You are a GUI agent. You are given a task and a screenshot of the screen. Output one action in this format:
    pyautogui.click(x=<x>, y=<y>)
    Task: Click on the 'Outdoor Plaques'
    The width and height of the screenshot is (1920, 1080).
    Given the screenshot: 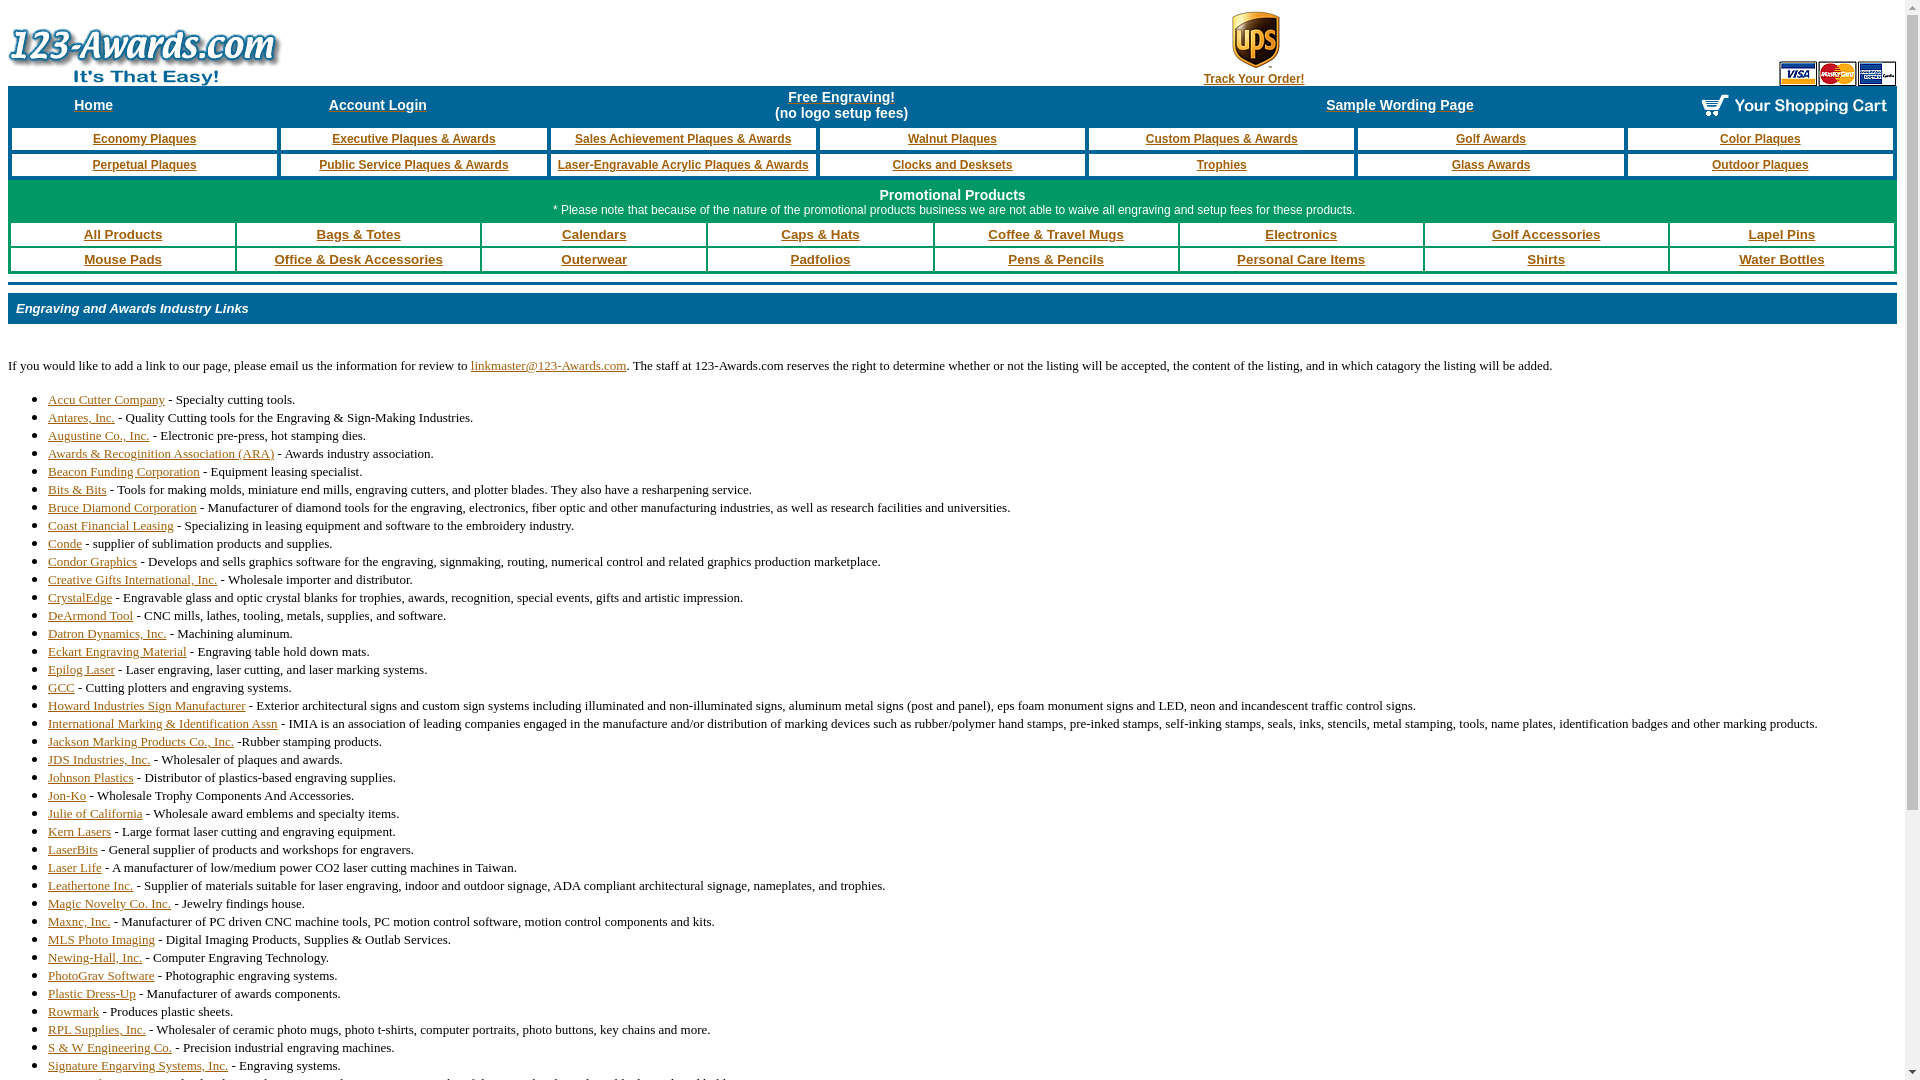 What is the action you would take?
    pyautogui.click(x=1760, y=164)
    